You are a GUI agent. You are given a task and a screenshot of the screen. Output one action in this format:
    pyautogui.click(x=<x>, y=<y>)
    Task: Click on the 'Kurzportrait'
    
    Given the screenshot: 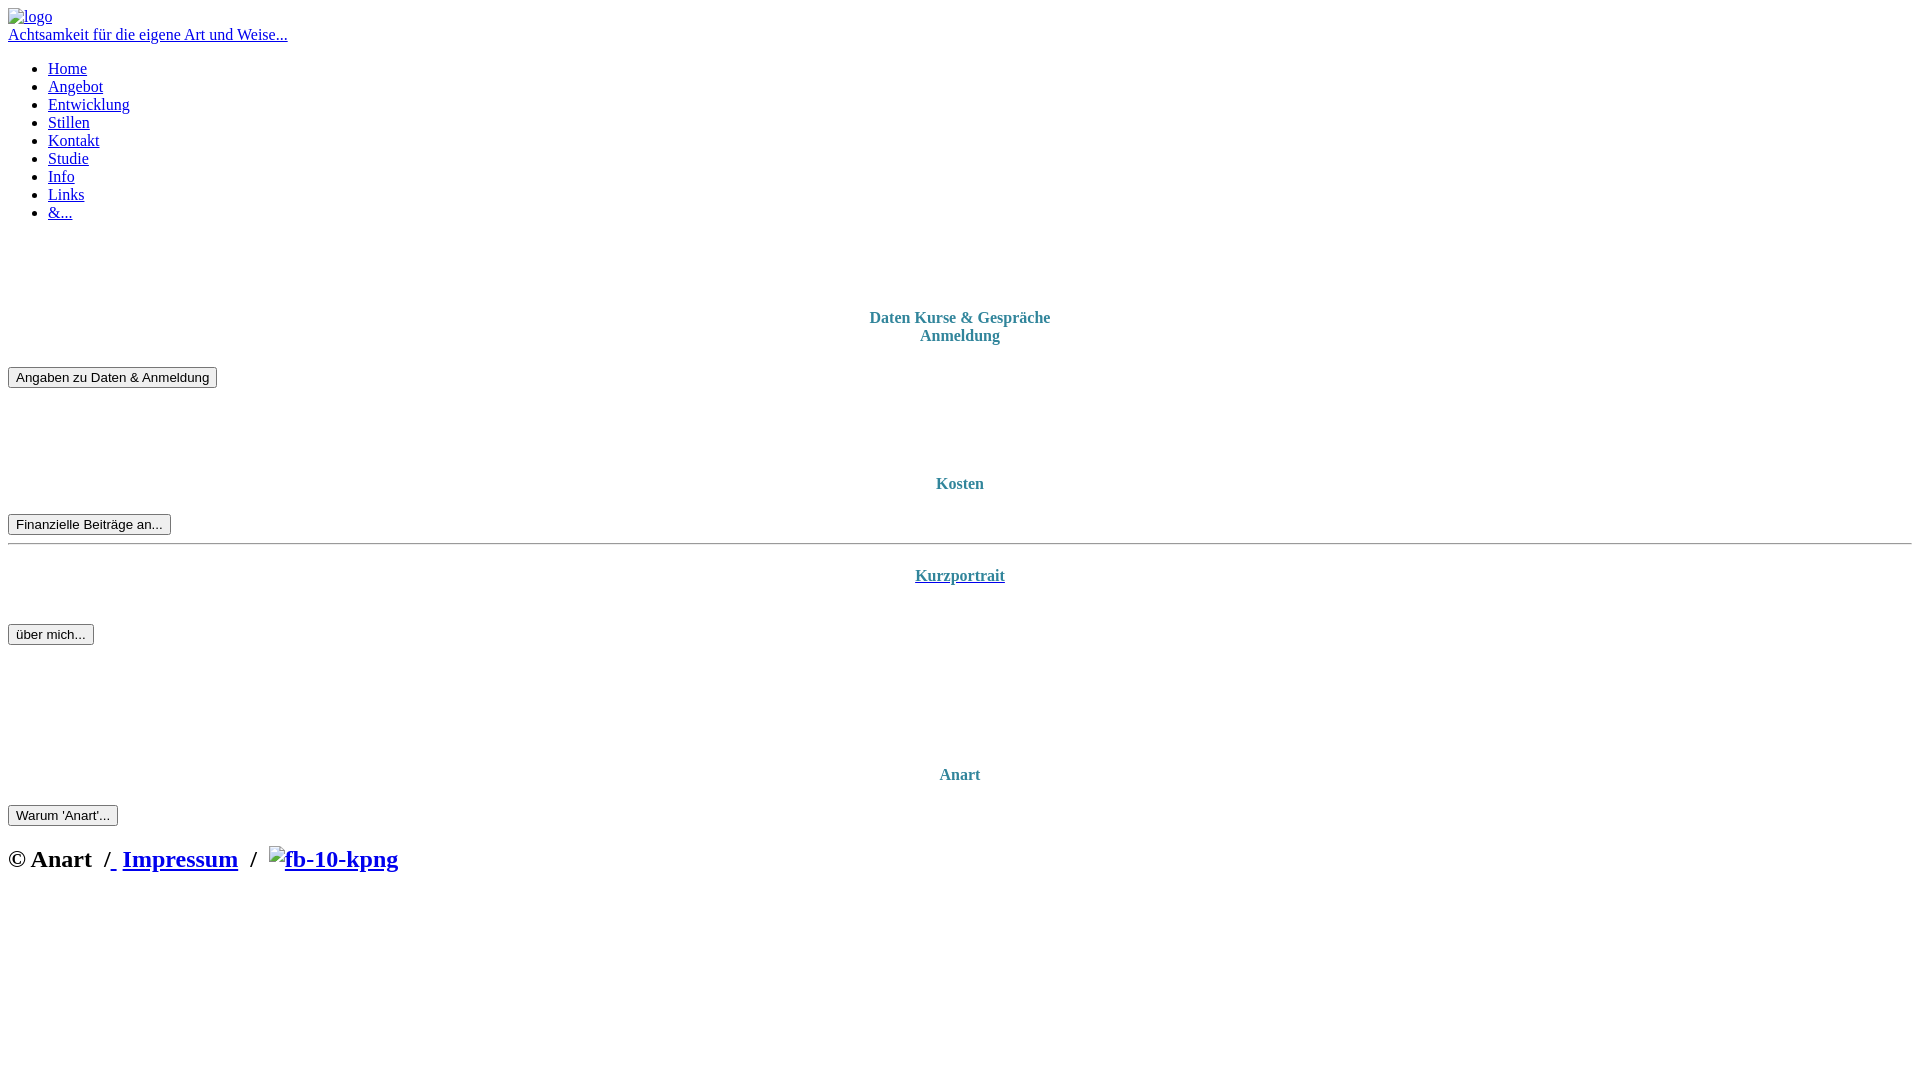 What is the action you would take?
    pyautogui.click(x=960, y=575)
    